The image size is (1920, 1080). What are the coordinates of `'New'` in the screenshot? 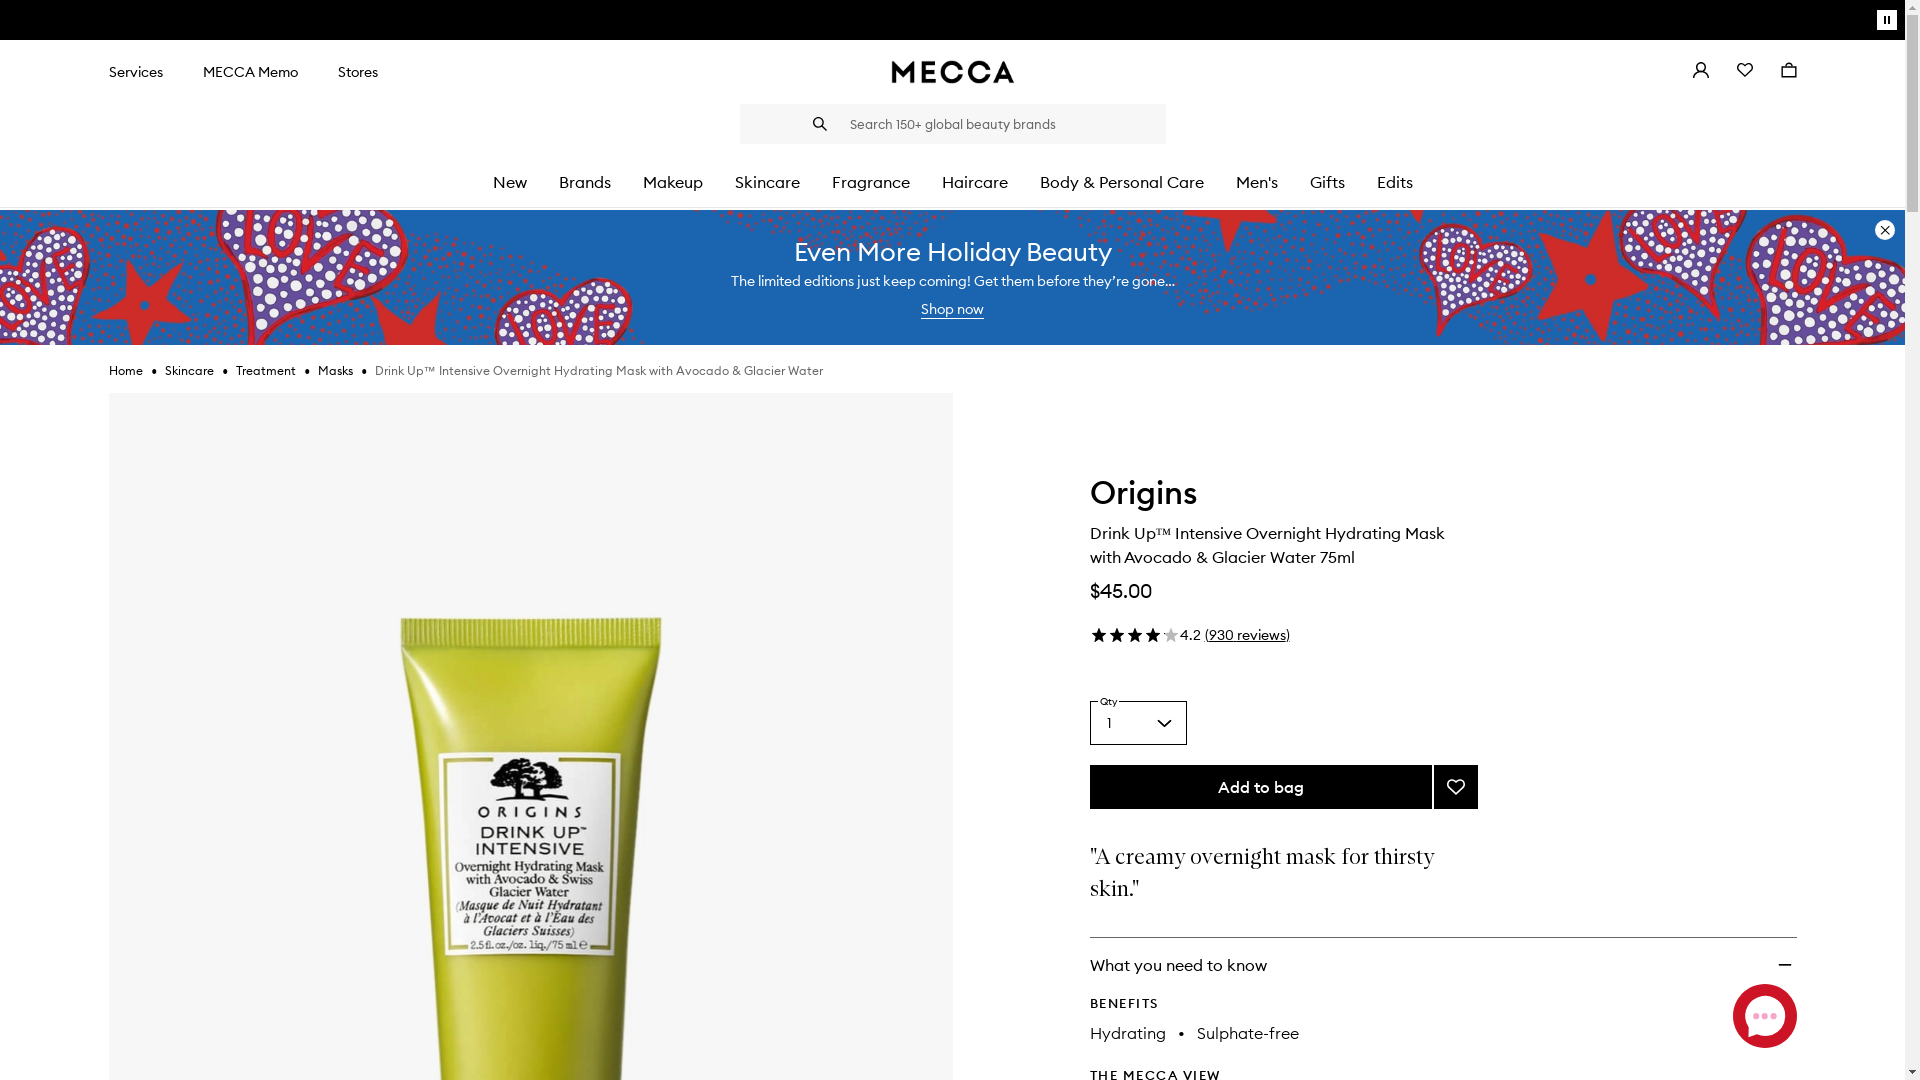 It's located at (508, 182).